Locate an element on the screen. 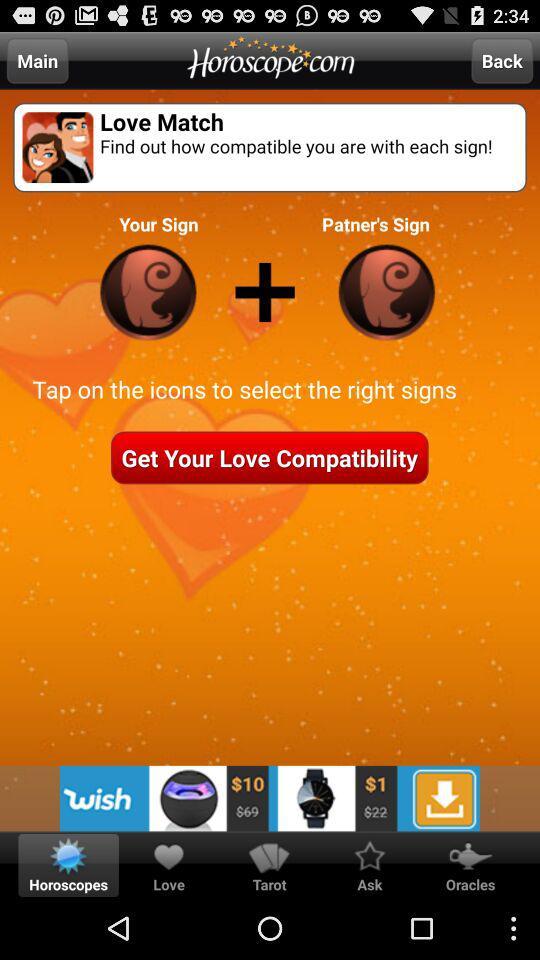 Image resolution: width=540 pixels, height=960 pixels. sign is located at coordinates (147, 291).